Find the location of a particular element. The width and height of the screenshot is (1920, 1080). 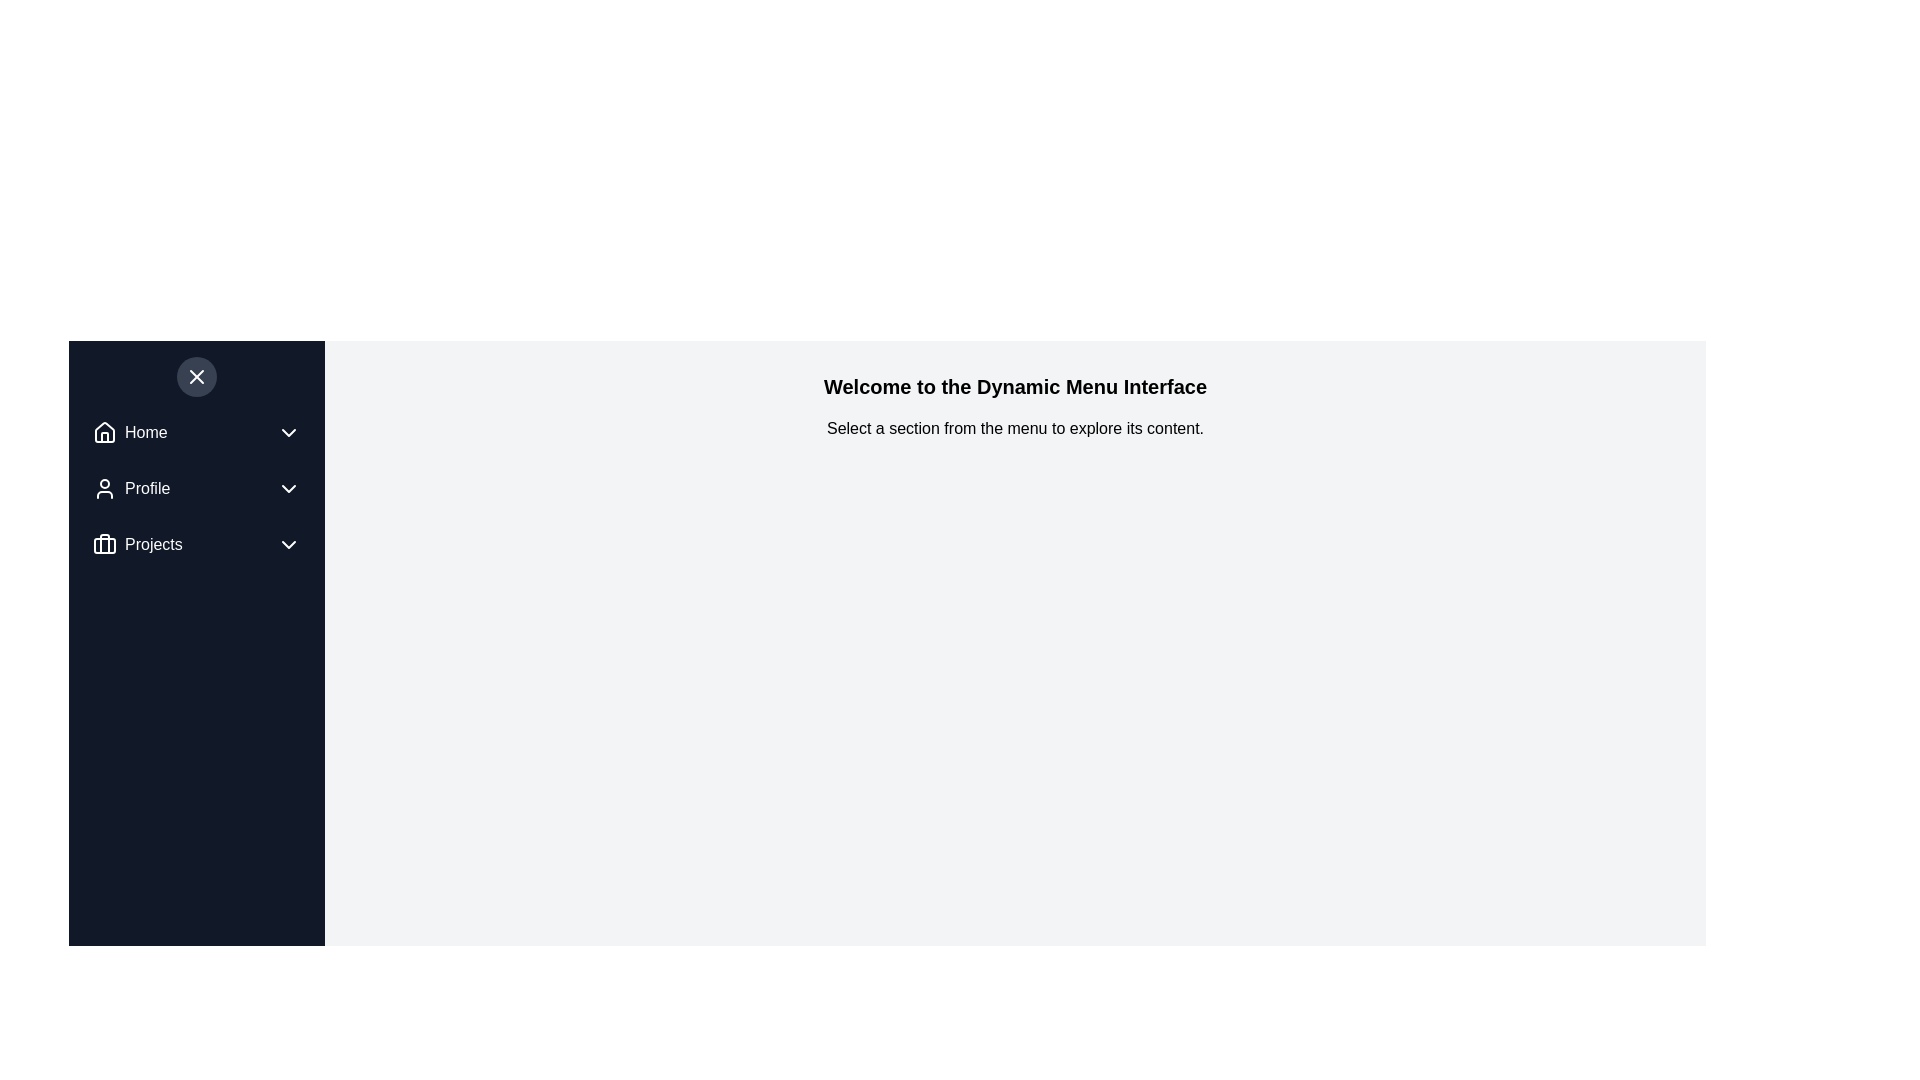

the 'Profile' menu item, which is the second item in the vertical list of the left-side navigation menu is located at coordinates (196, 489).